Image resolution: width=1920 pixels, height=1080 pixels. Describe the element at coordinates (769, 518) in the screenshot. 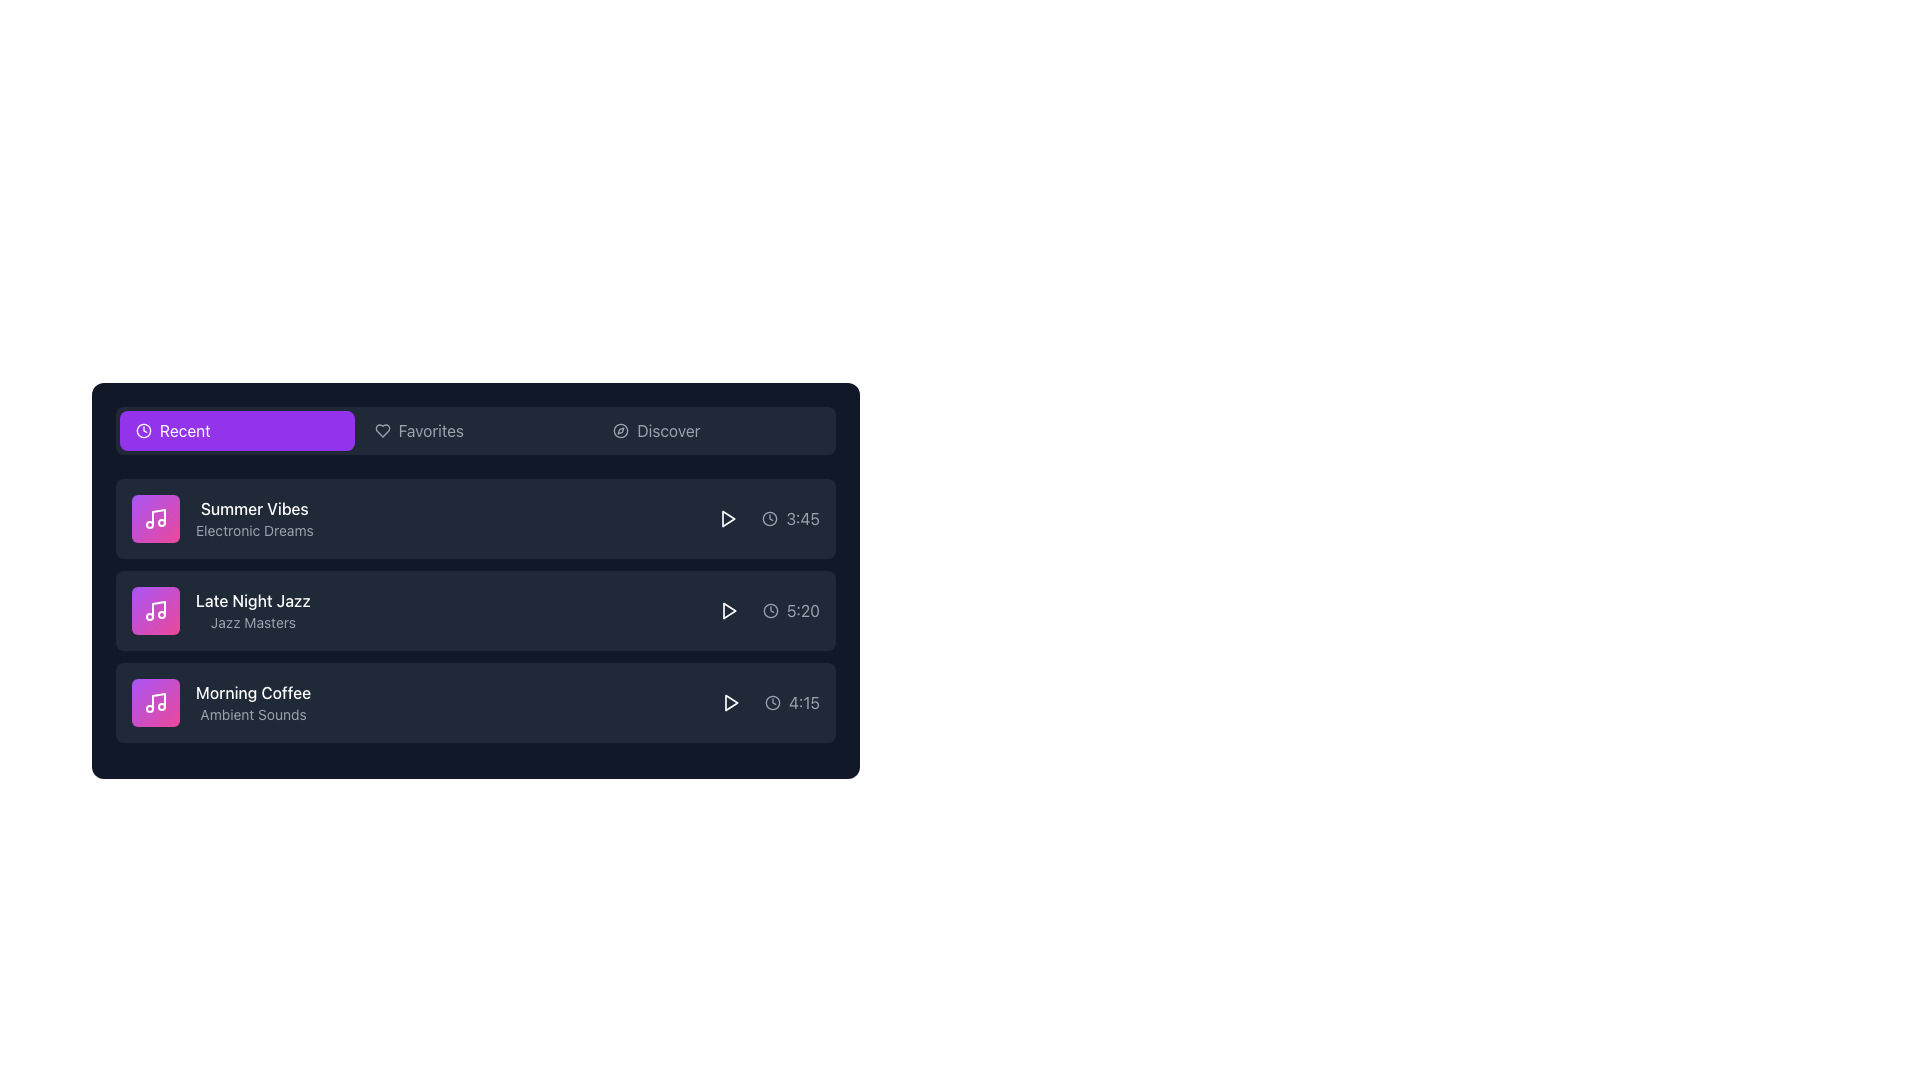

I see `the Decorative SVG circle that forms part of the clock icon adjacent to the time '3:45' in the item list` at that location.